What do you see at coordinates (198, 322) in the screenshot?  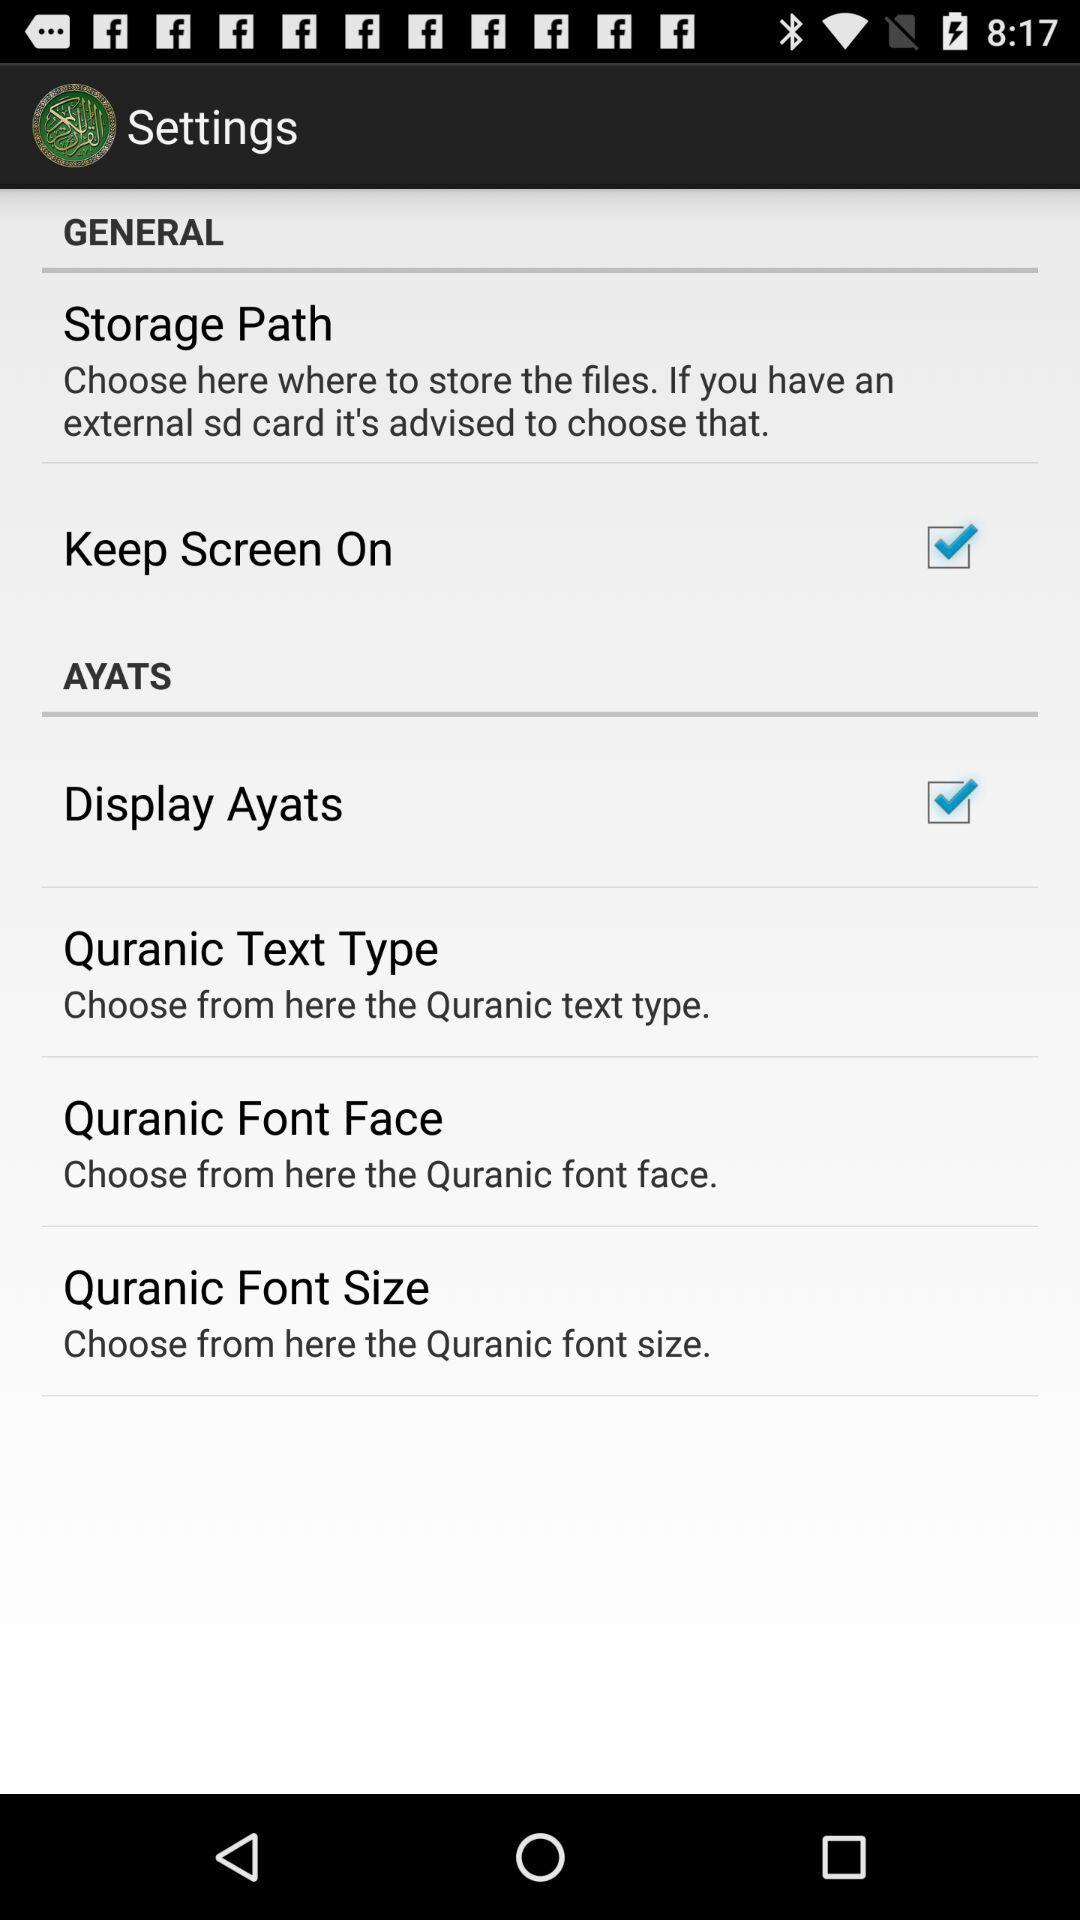 I see `storage path item` at bounding box center [198, 322].